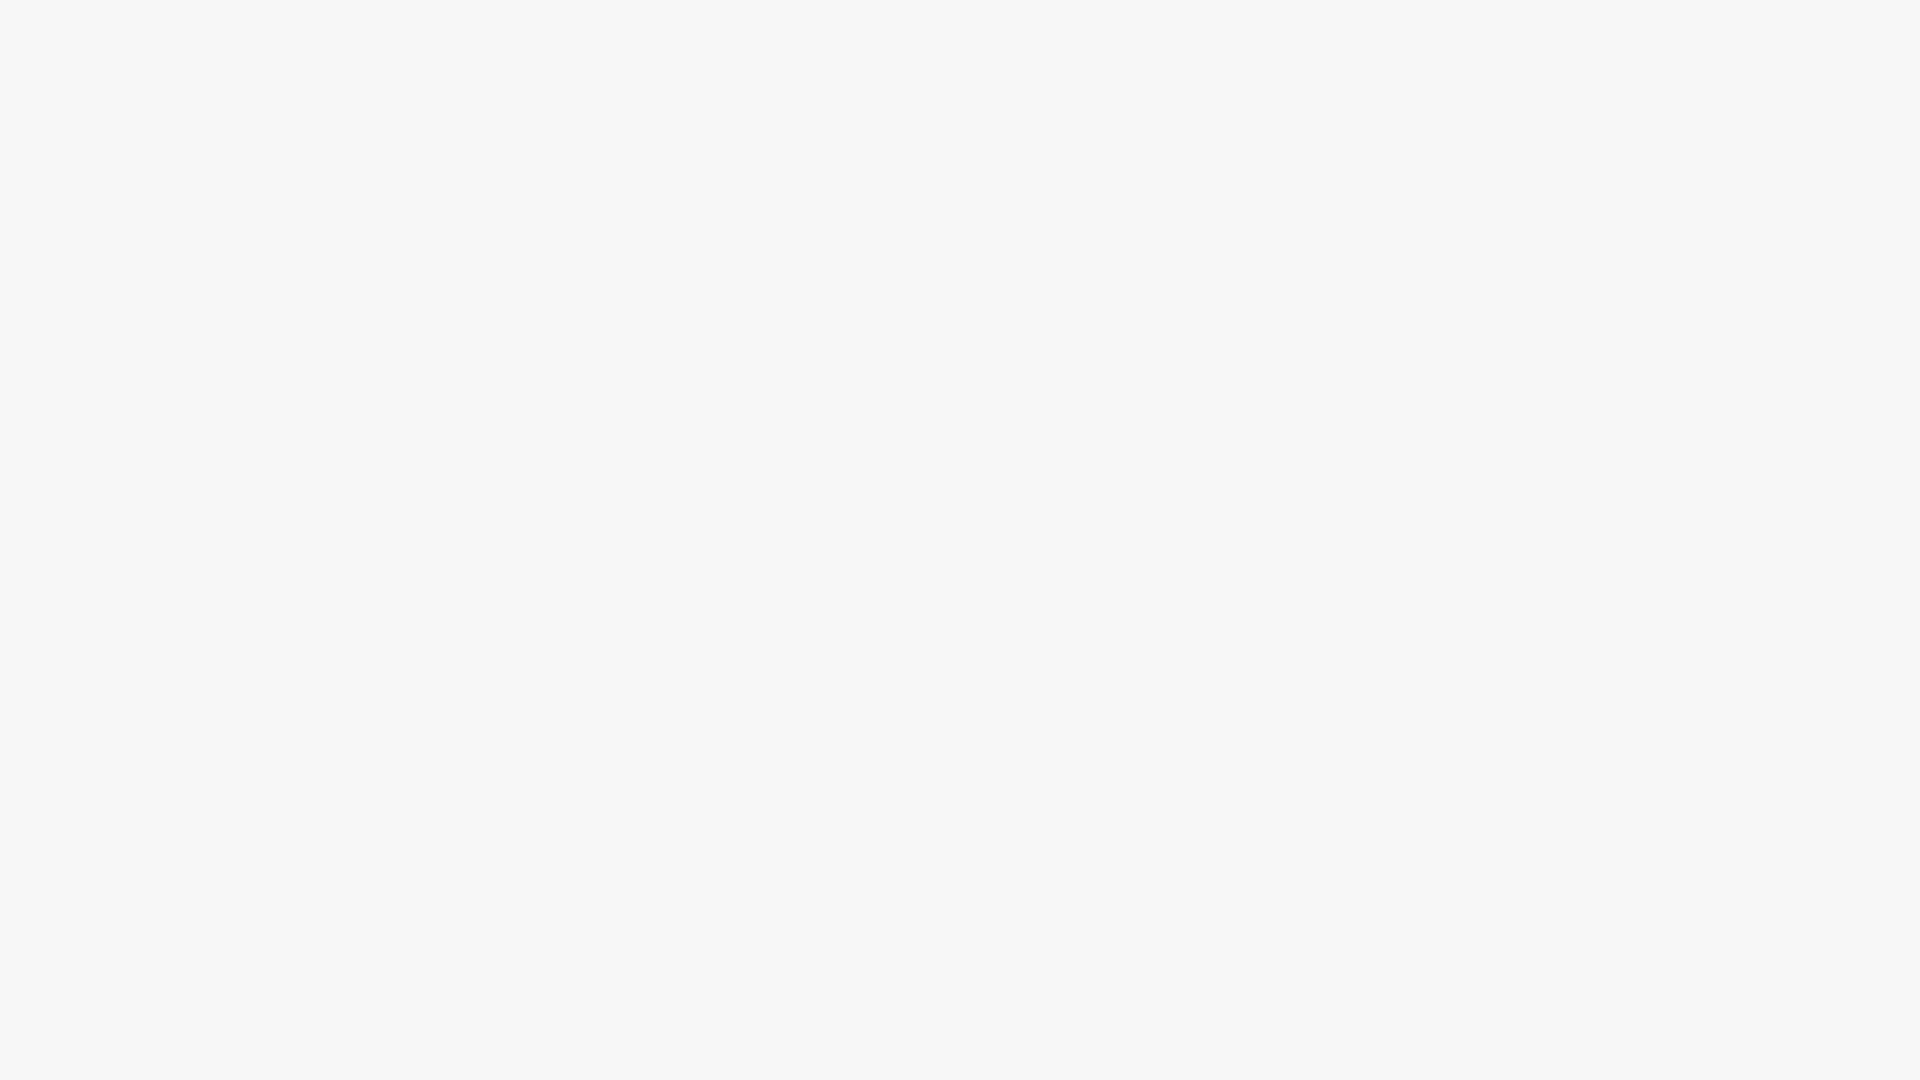  I want to click on LOGIN, so click(1686, 43).